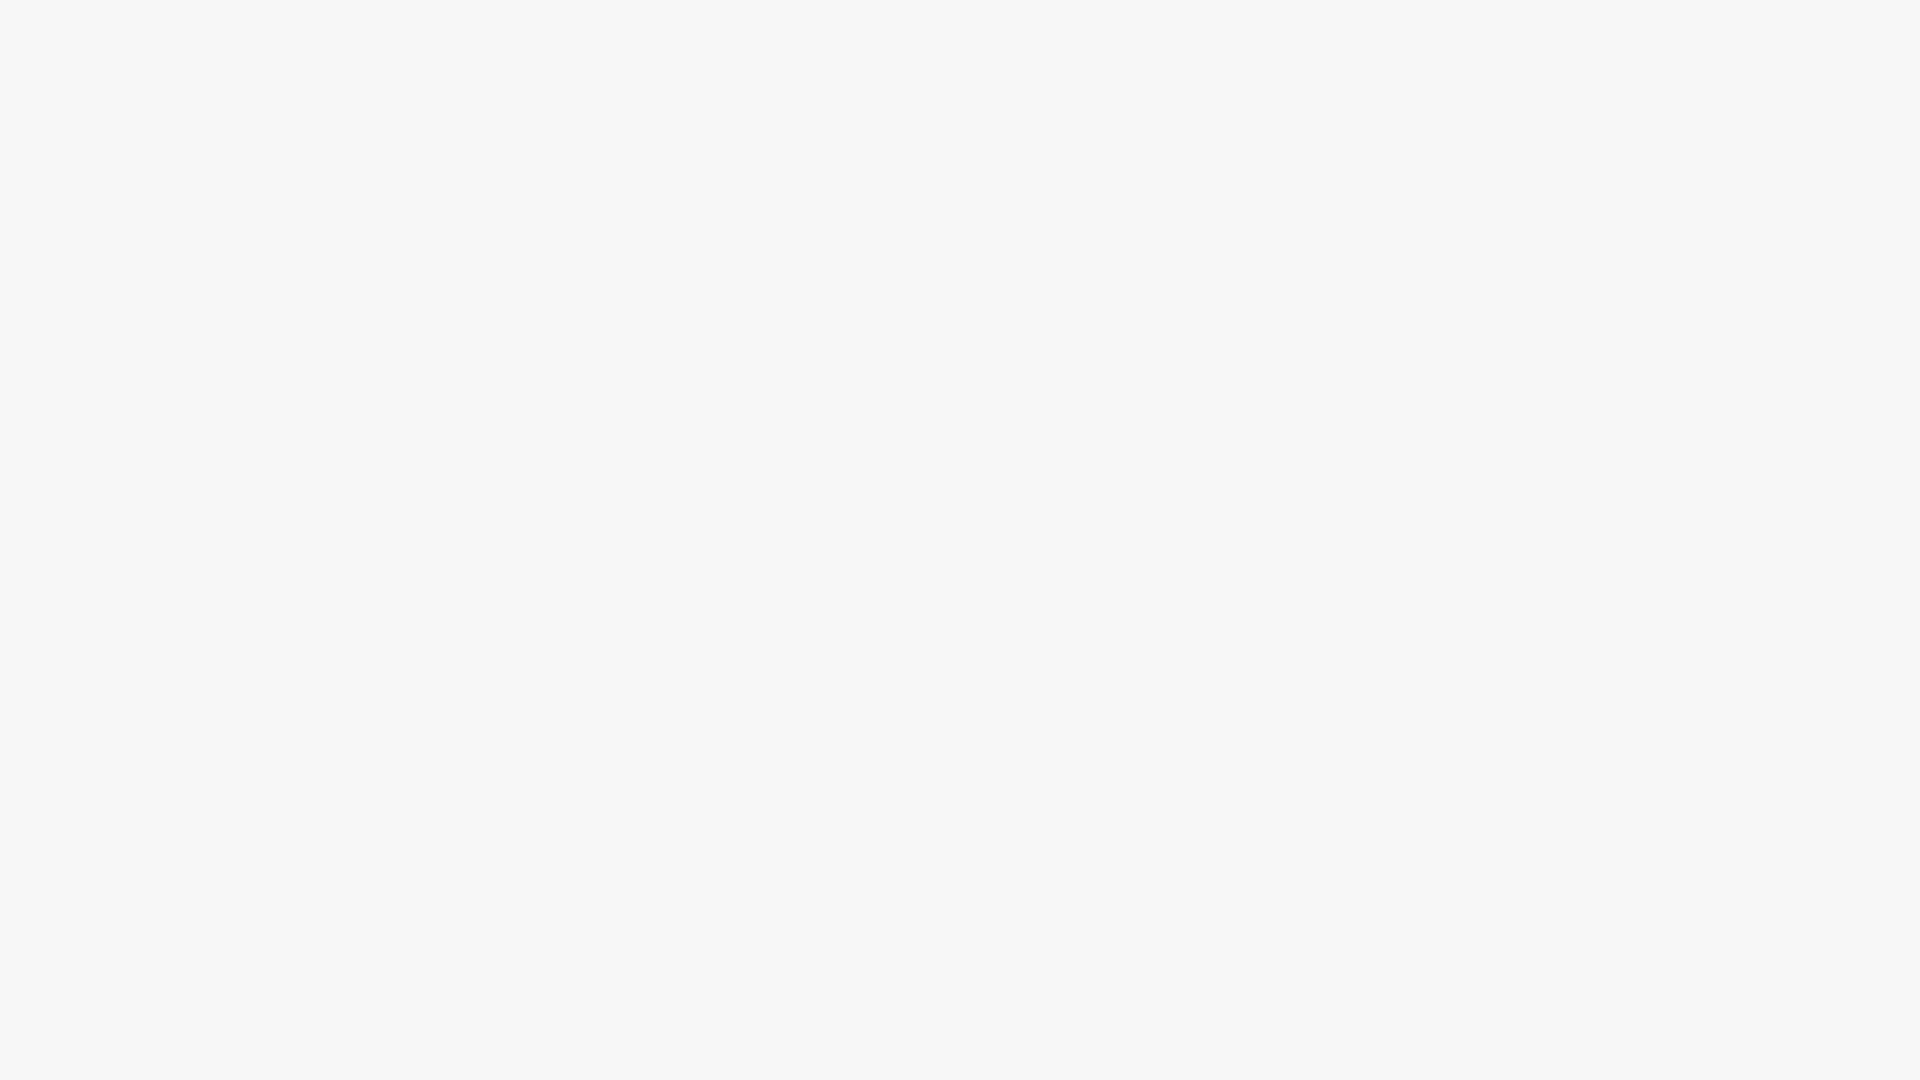  I want to click on LOGIN, so click(1686, 43).